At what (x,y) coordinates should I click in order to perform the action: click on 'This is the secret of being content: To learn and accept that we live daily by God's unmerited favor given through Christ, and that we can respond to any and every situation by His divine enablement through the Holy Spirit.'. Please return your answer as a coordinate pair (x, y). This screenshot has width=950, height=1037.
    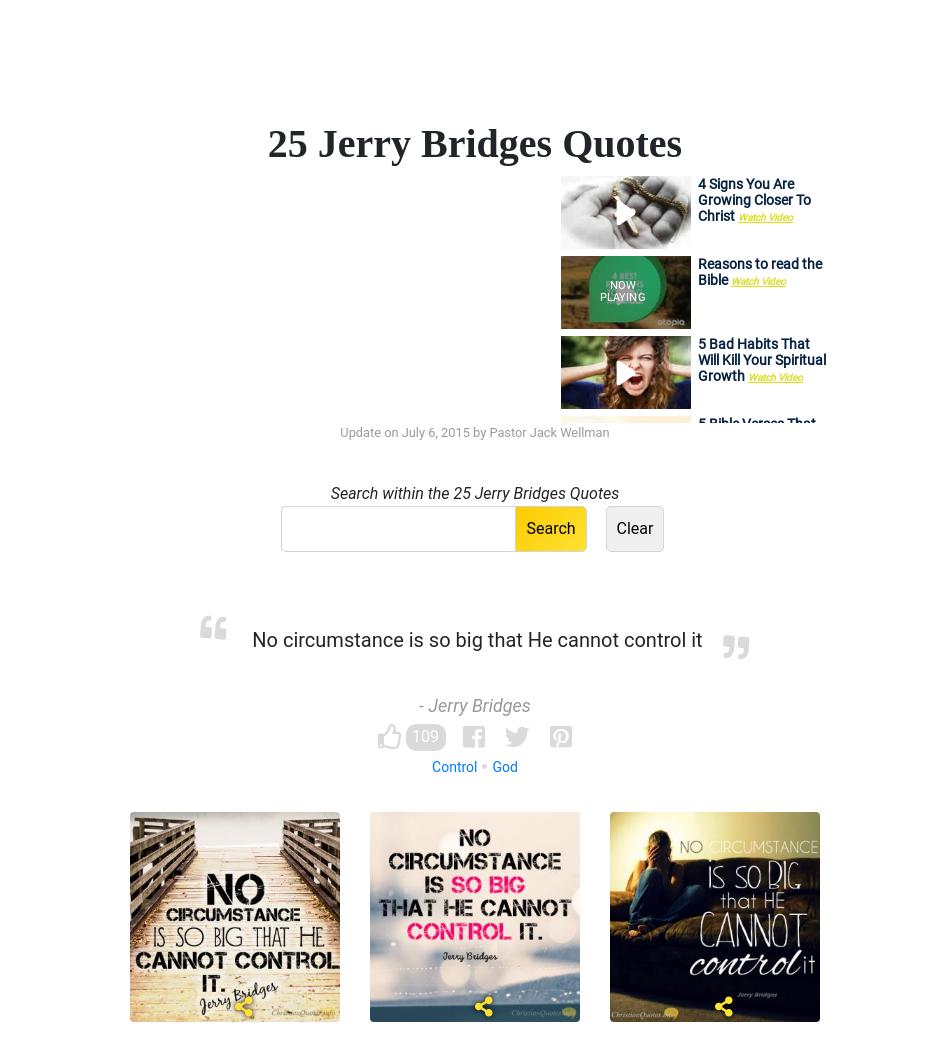
    Looking at the image, I should click on (123, 152).